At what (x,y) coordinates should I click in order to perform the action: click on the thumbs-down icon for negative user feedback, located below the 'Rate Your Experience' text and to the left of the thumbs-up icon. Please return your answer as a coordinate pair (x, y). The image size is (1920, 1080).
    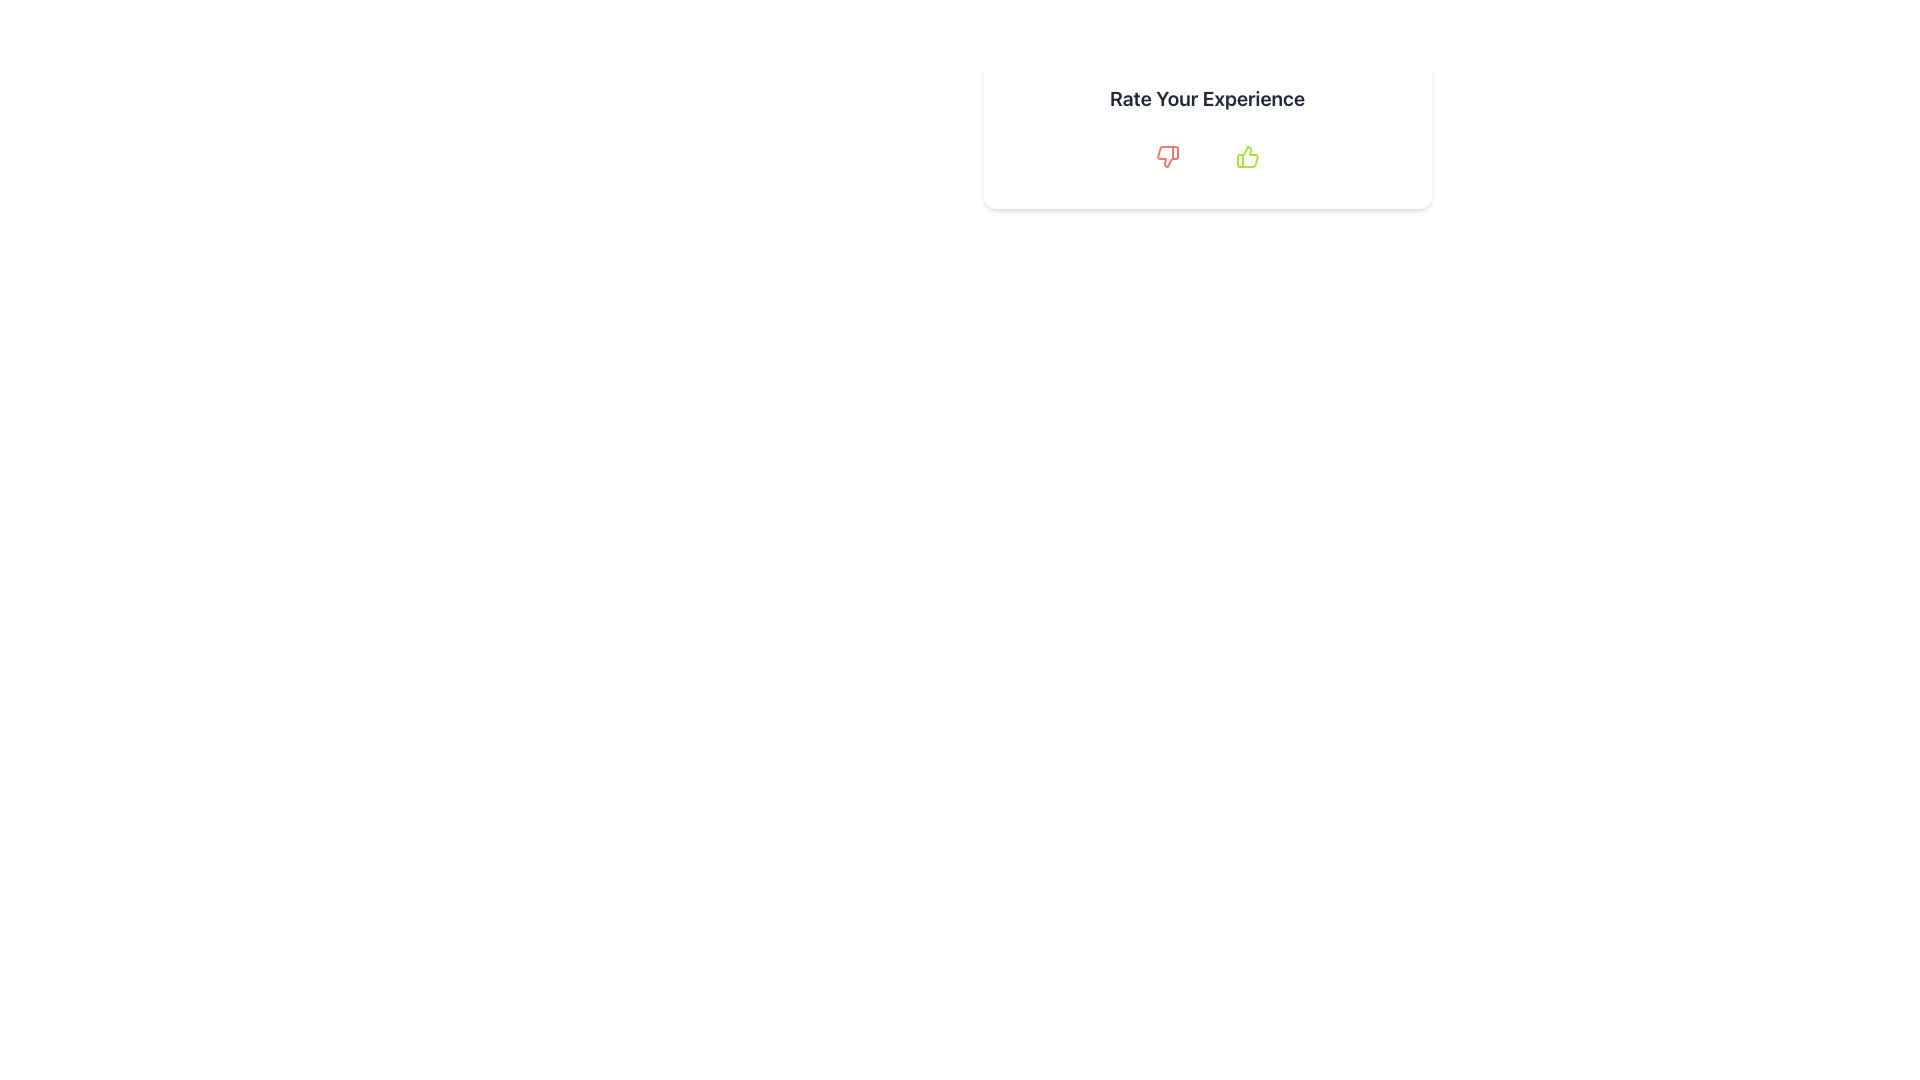
    Looking at the image, I should click on (1167, 156).